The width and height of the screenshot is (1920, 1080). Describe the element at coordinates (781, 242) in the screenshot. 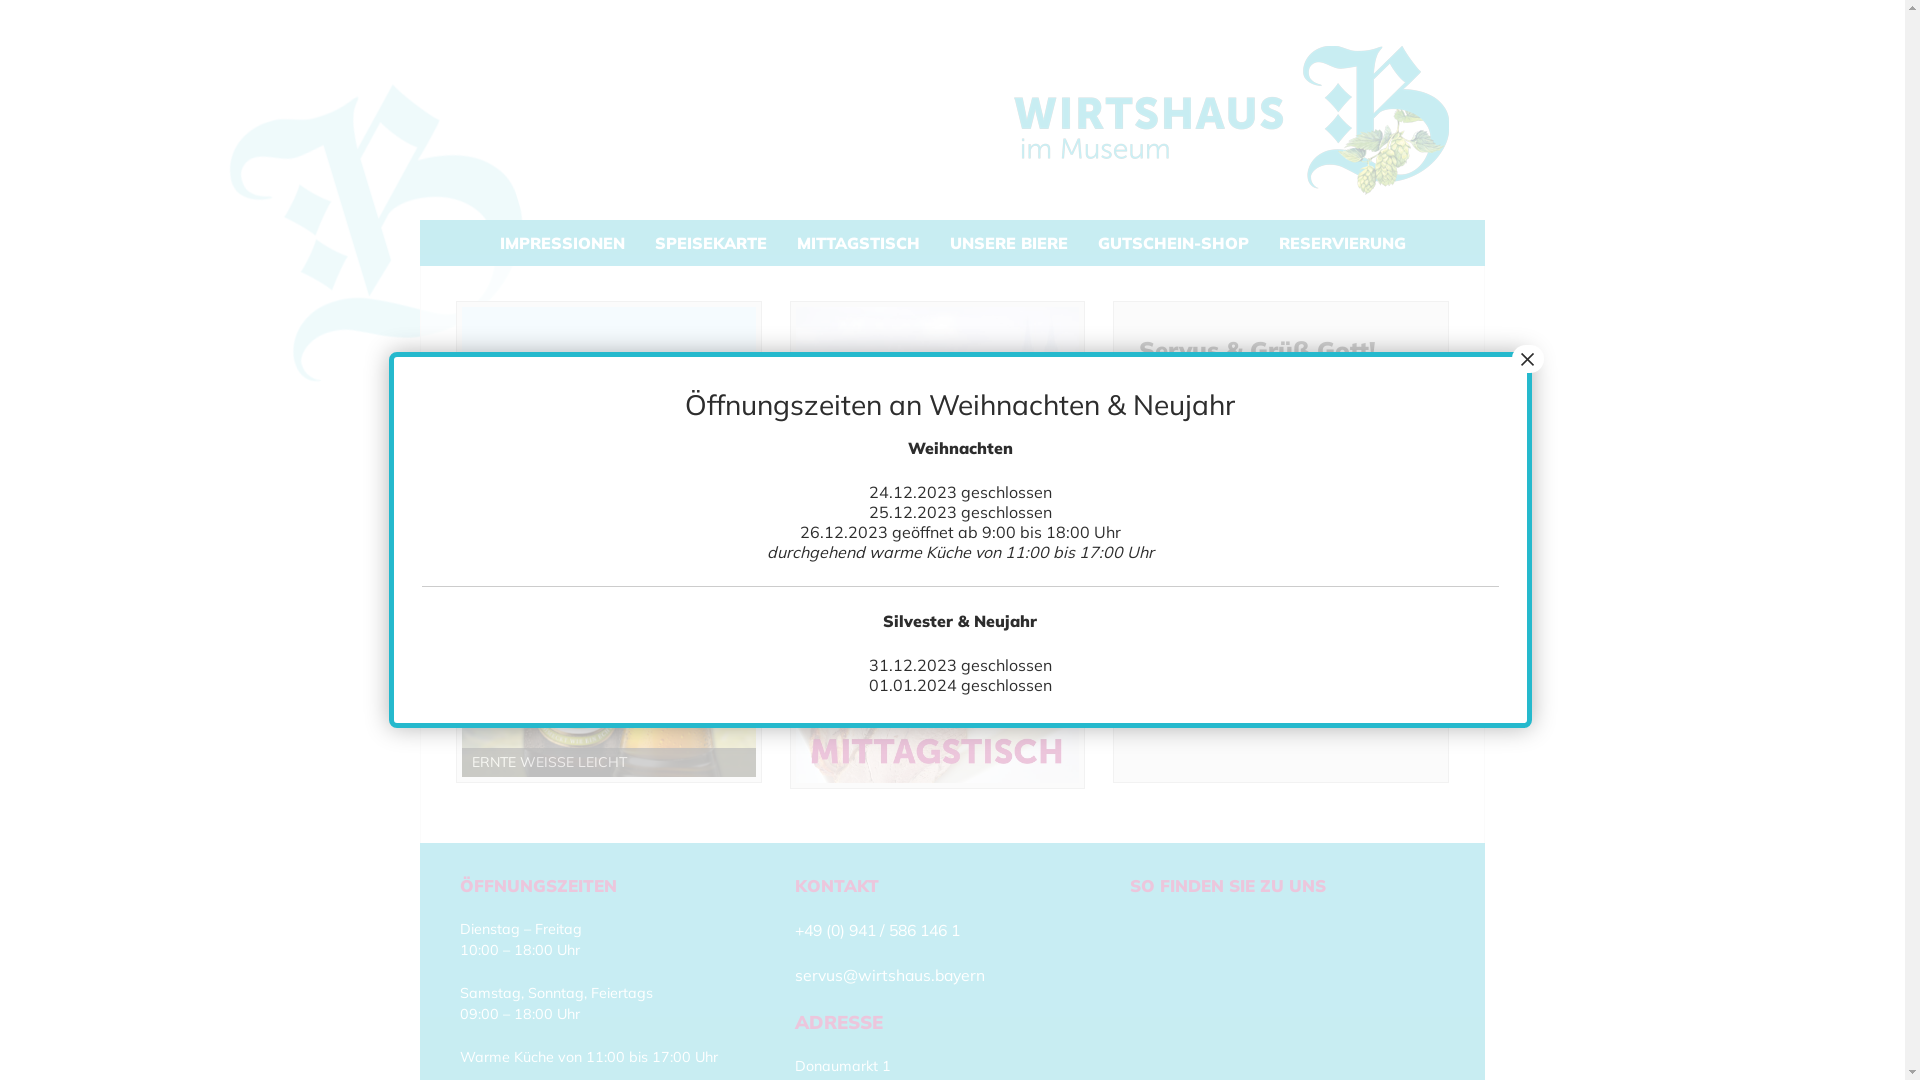

I see `'MITTAGSTISCH'` at that location.